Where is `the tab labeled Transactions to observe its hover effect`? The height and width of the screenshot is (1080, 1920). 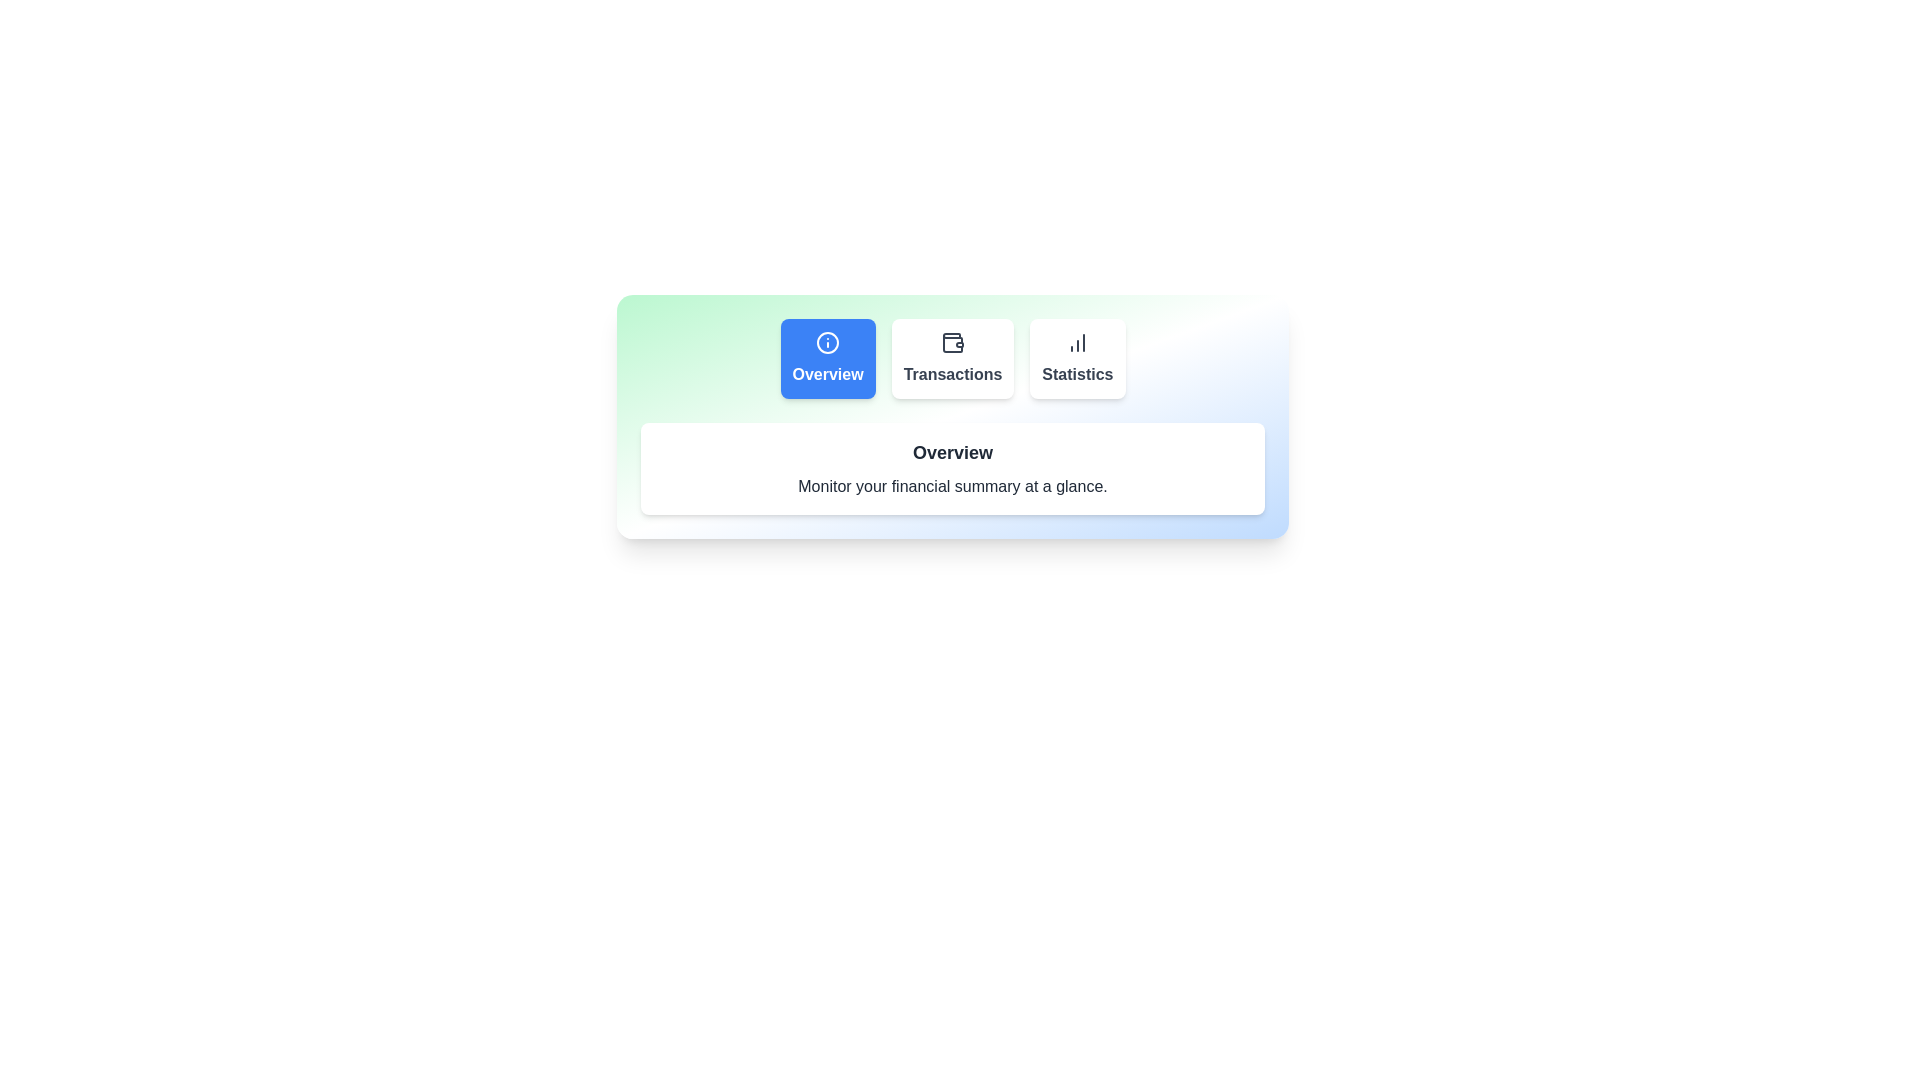 the tab labeled Transactions to observe its hover effect is located at coordinates (952, 357).